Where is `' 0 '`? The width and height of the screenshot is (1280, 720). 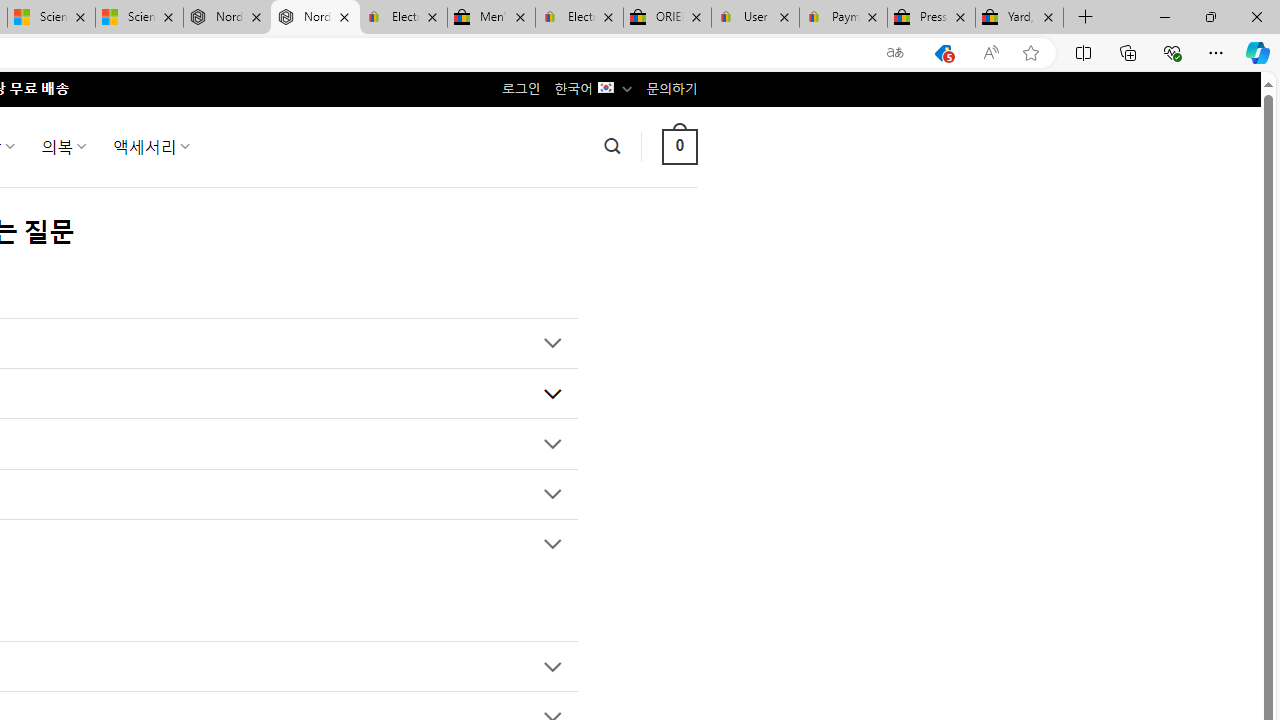
' 0 ' is located at coordinates (679, 145).